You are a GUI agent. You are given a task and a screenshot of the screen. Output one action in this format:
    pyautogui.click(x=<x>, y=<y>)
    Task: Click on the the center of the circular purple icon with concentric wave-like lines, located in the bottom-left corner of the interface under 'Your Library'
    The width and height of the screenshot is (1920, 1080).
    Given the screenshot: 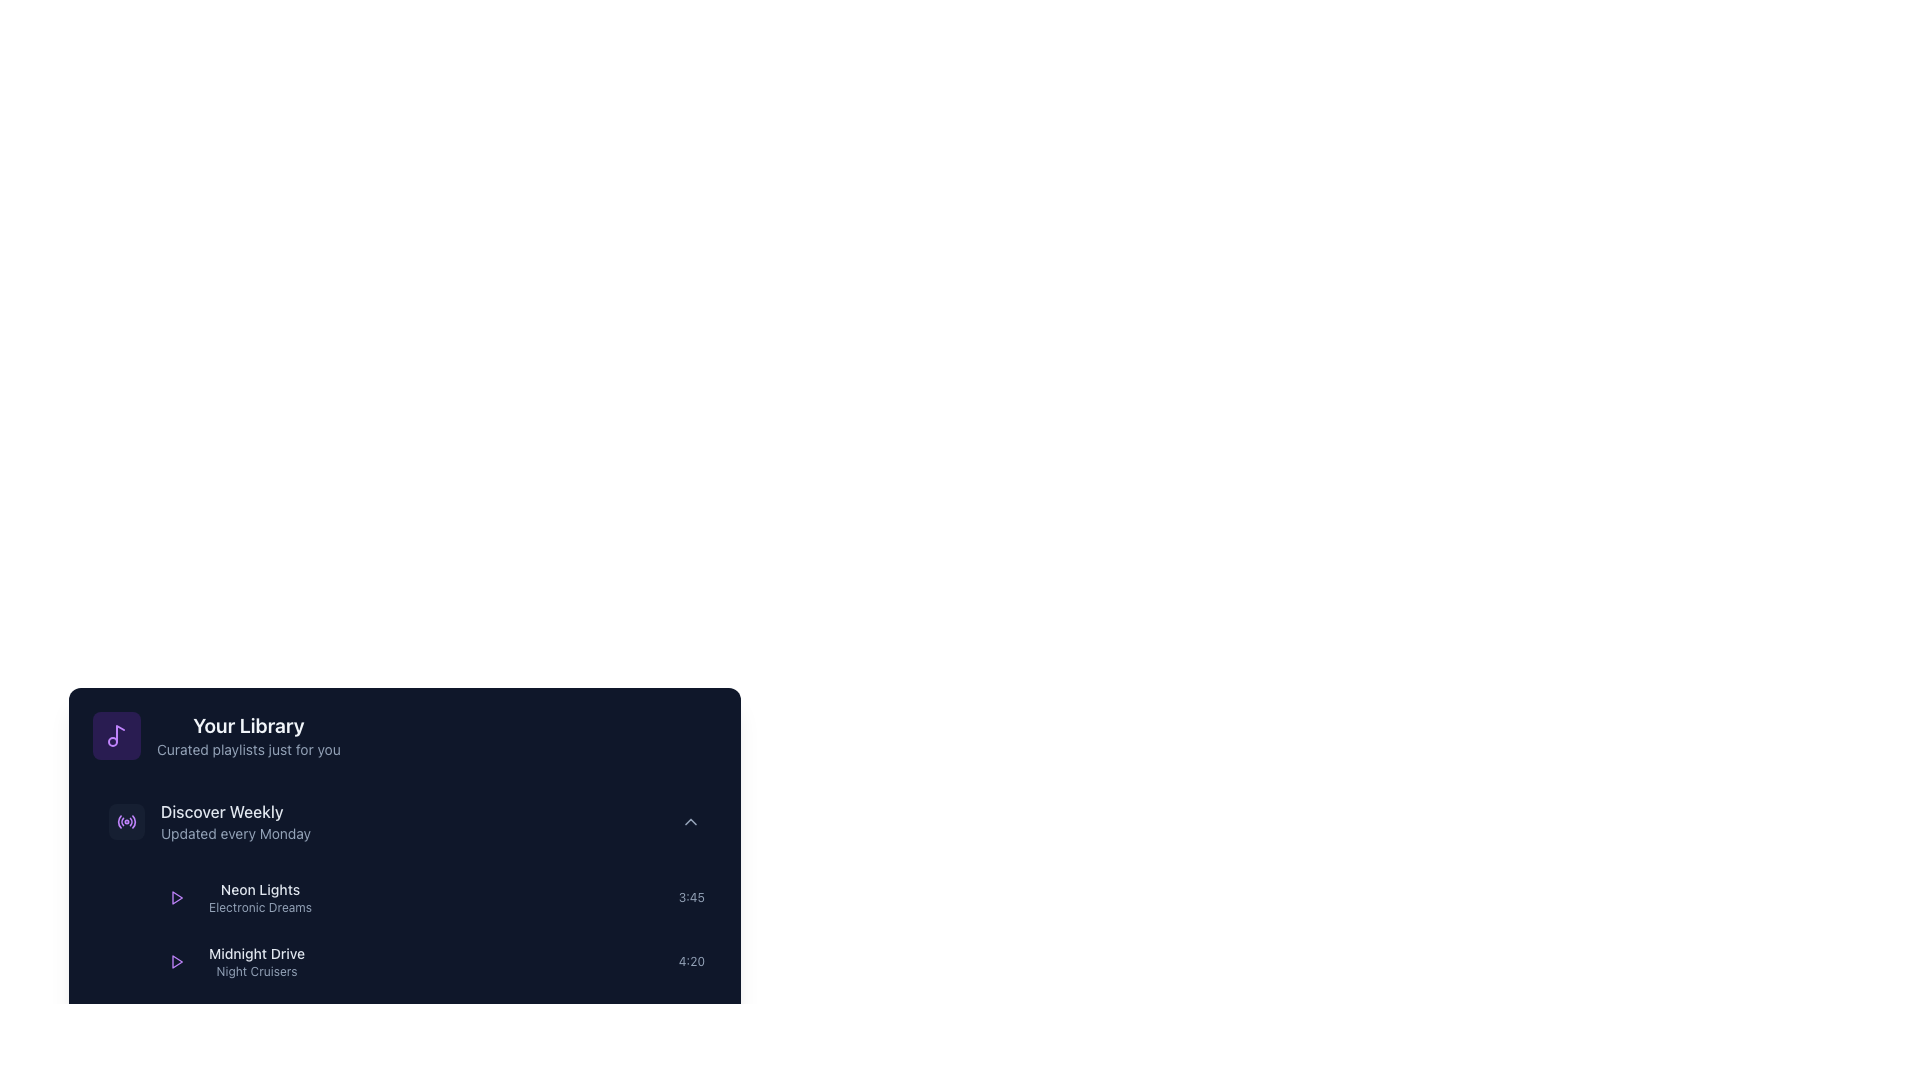 What is the action you would take?
    pyautogui.click(x=125, y=821)
    